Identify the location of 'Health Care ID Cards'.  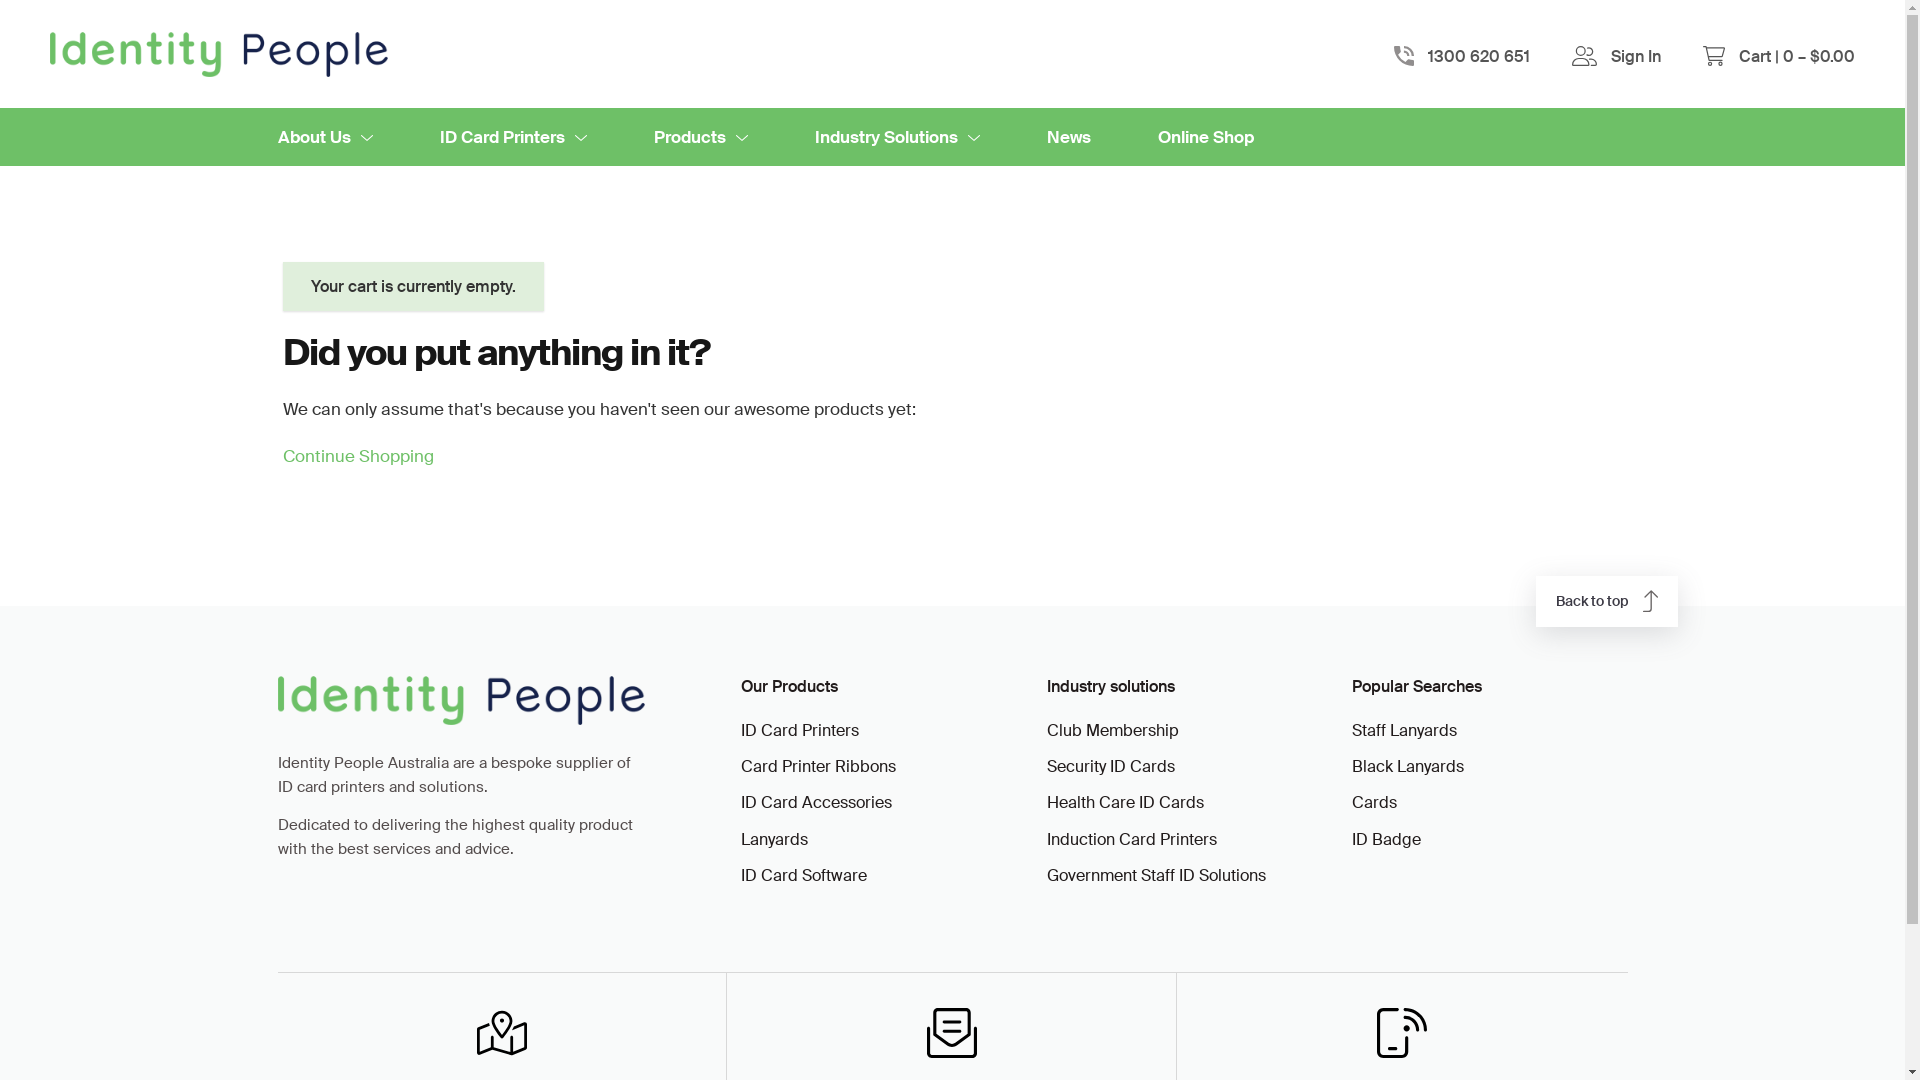
(1180, 801).